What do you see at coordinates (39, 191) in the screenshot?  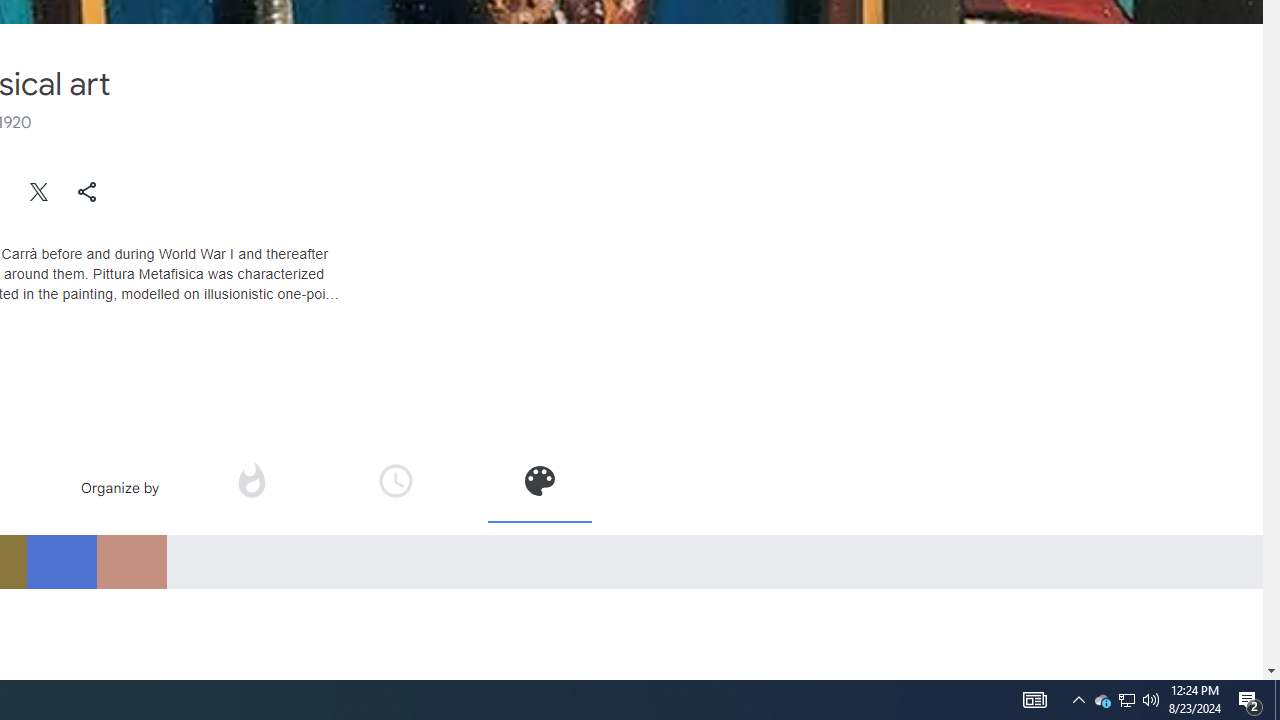 I see `'Share on Twitter'` at bounding box center [39, 191].